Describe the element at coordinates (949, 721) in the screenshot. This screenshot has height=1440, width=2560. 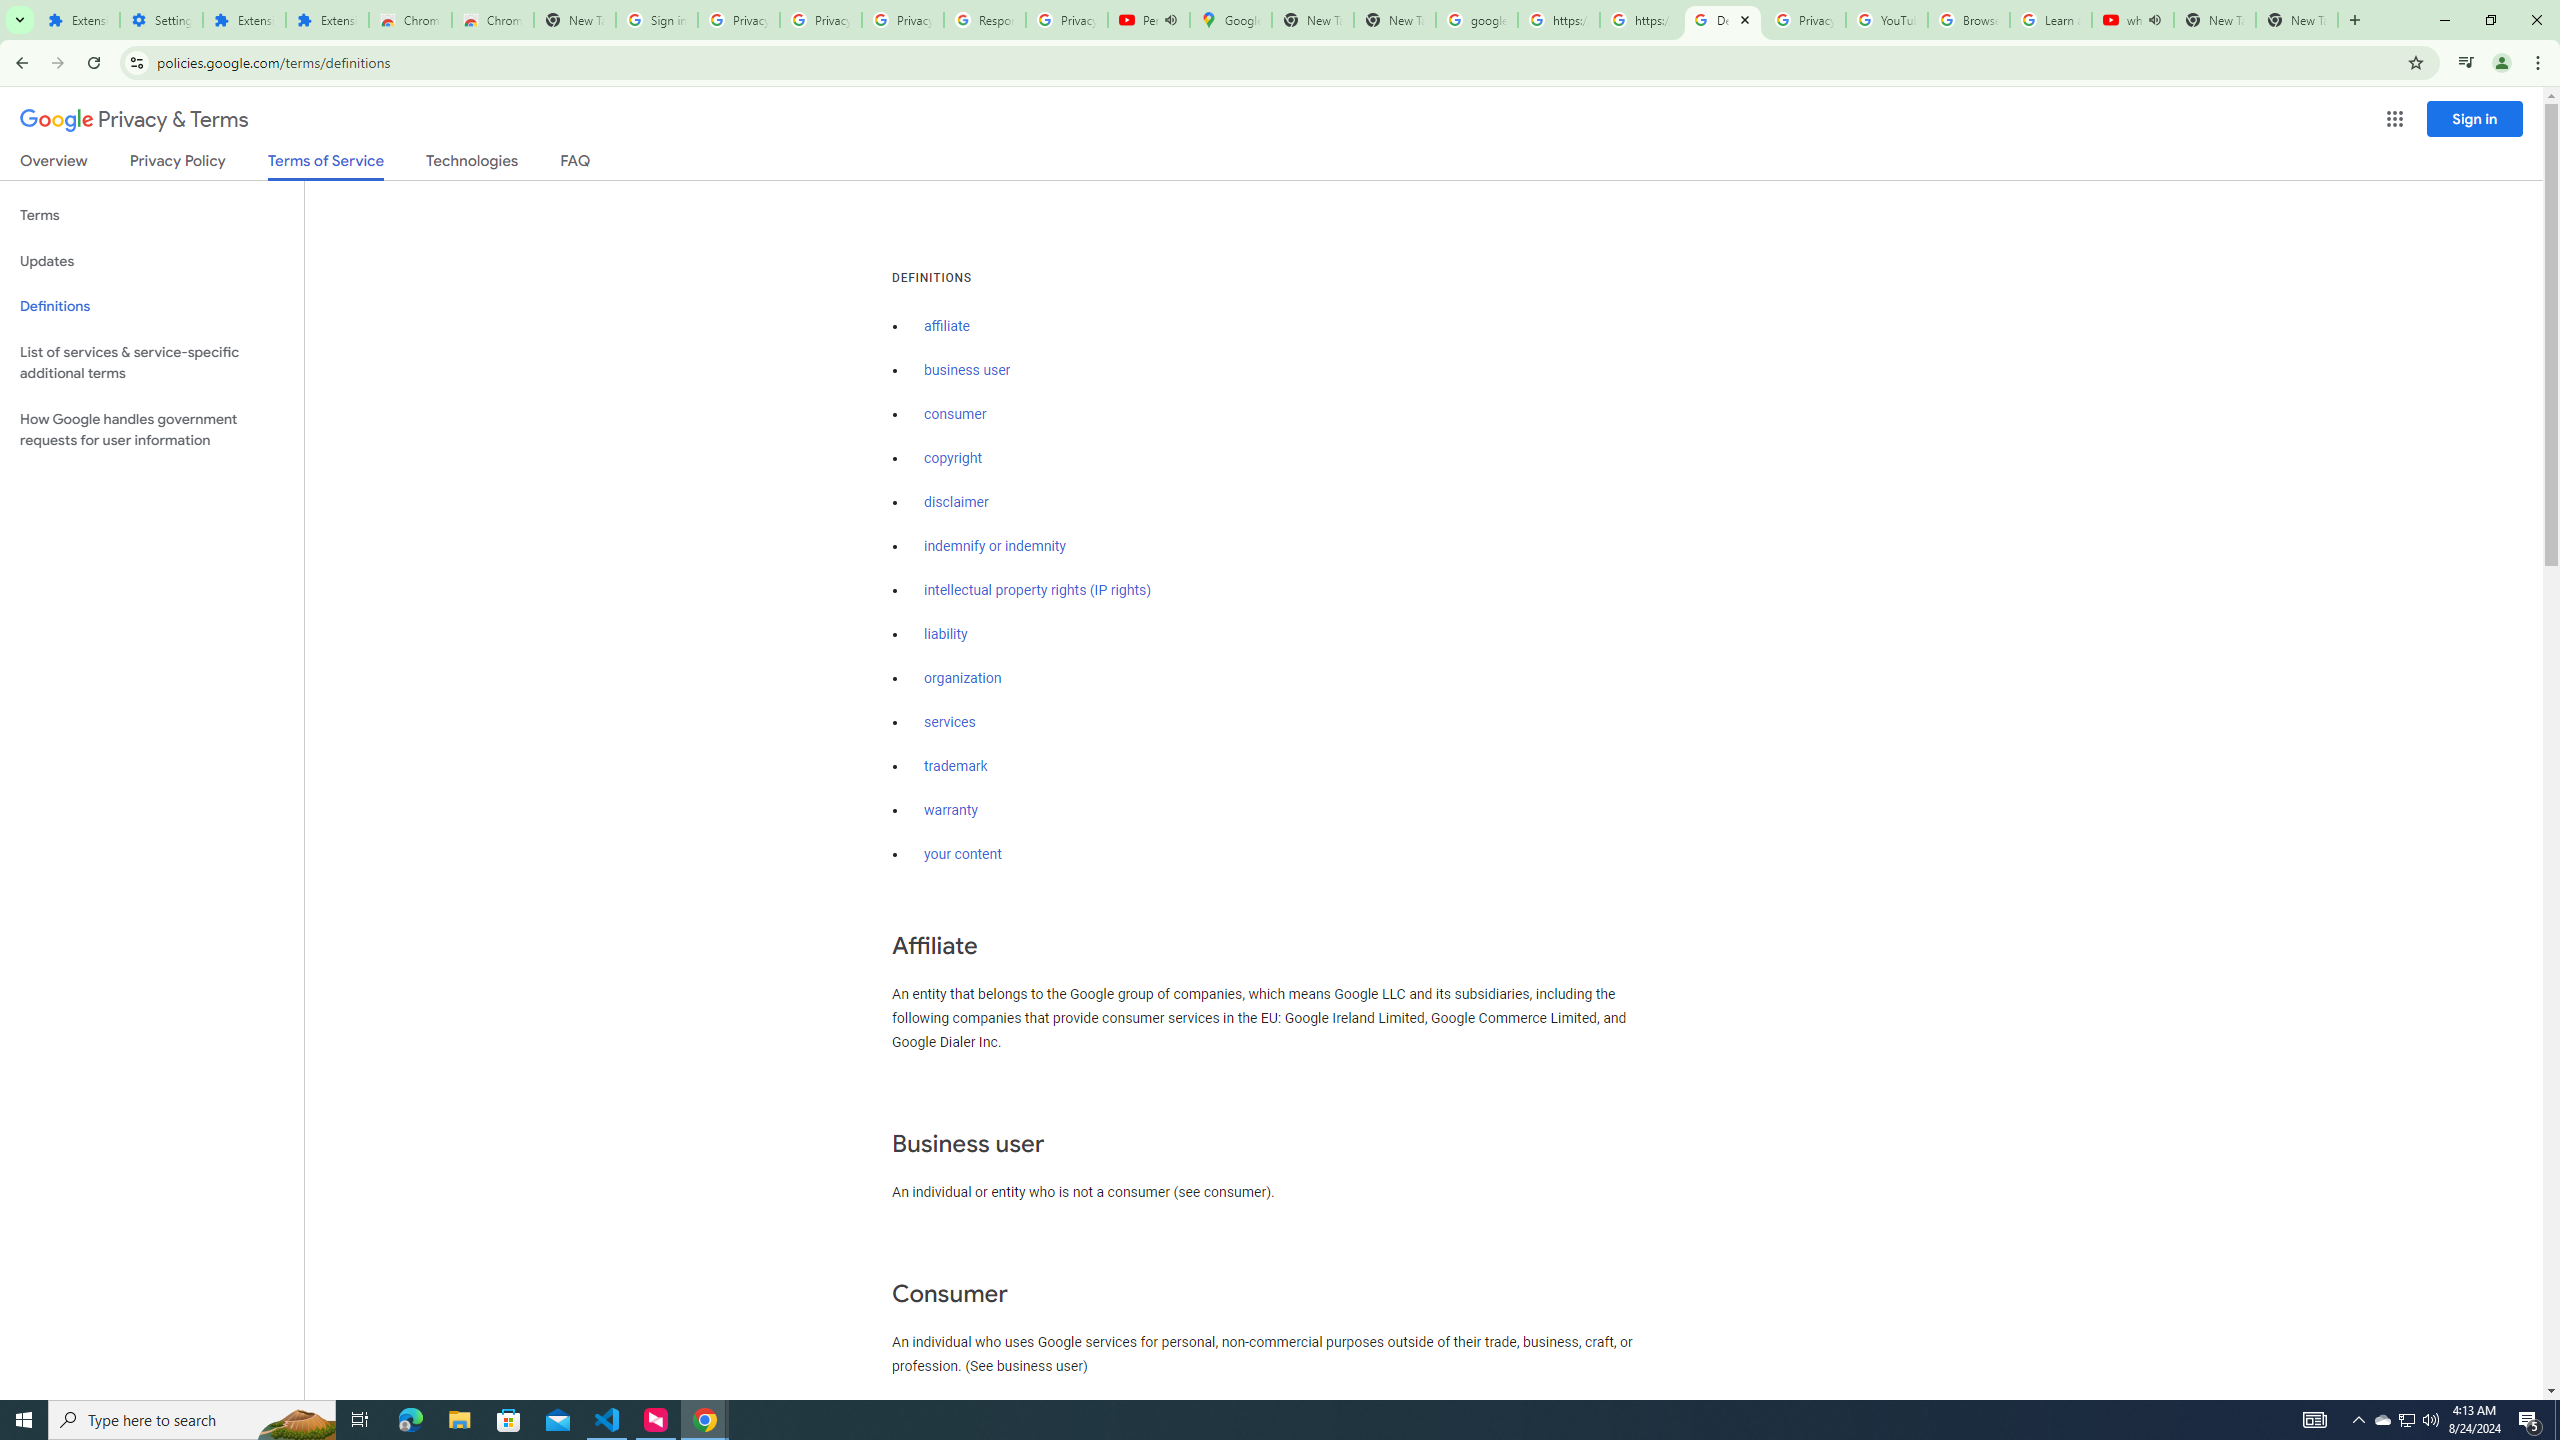
I see `'services'` at that location.